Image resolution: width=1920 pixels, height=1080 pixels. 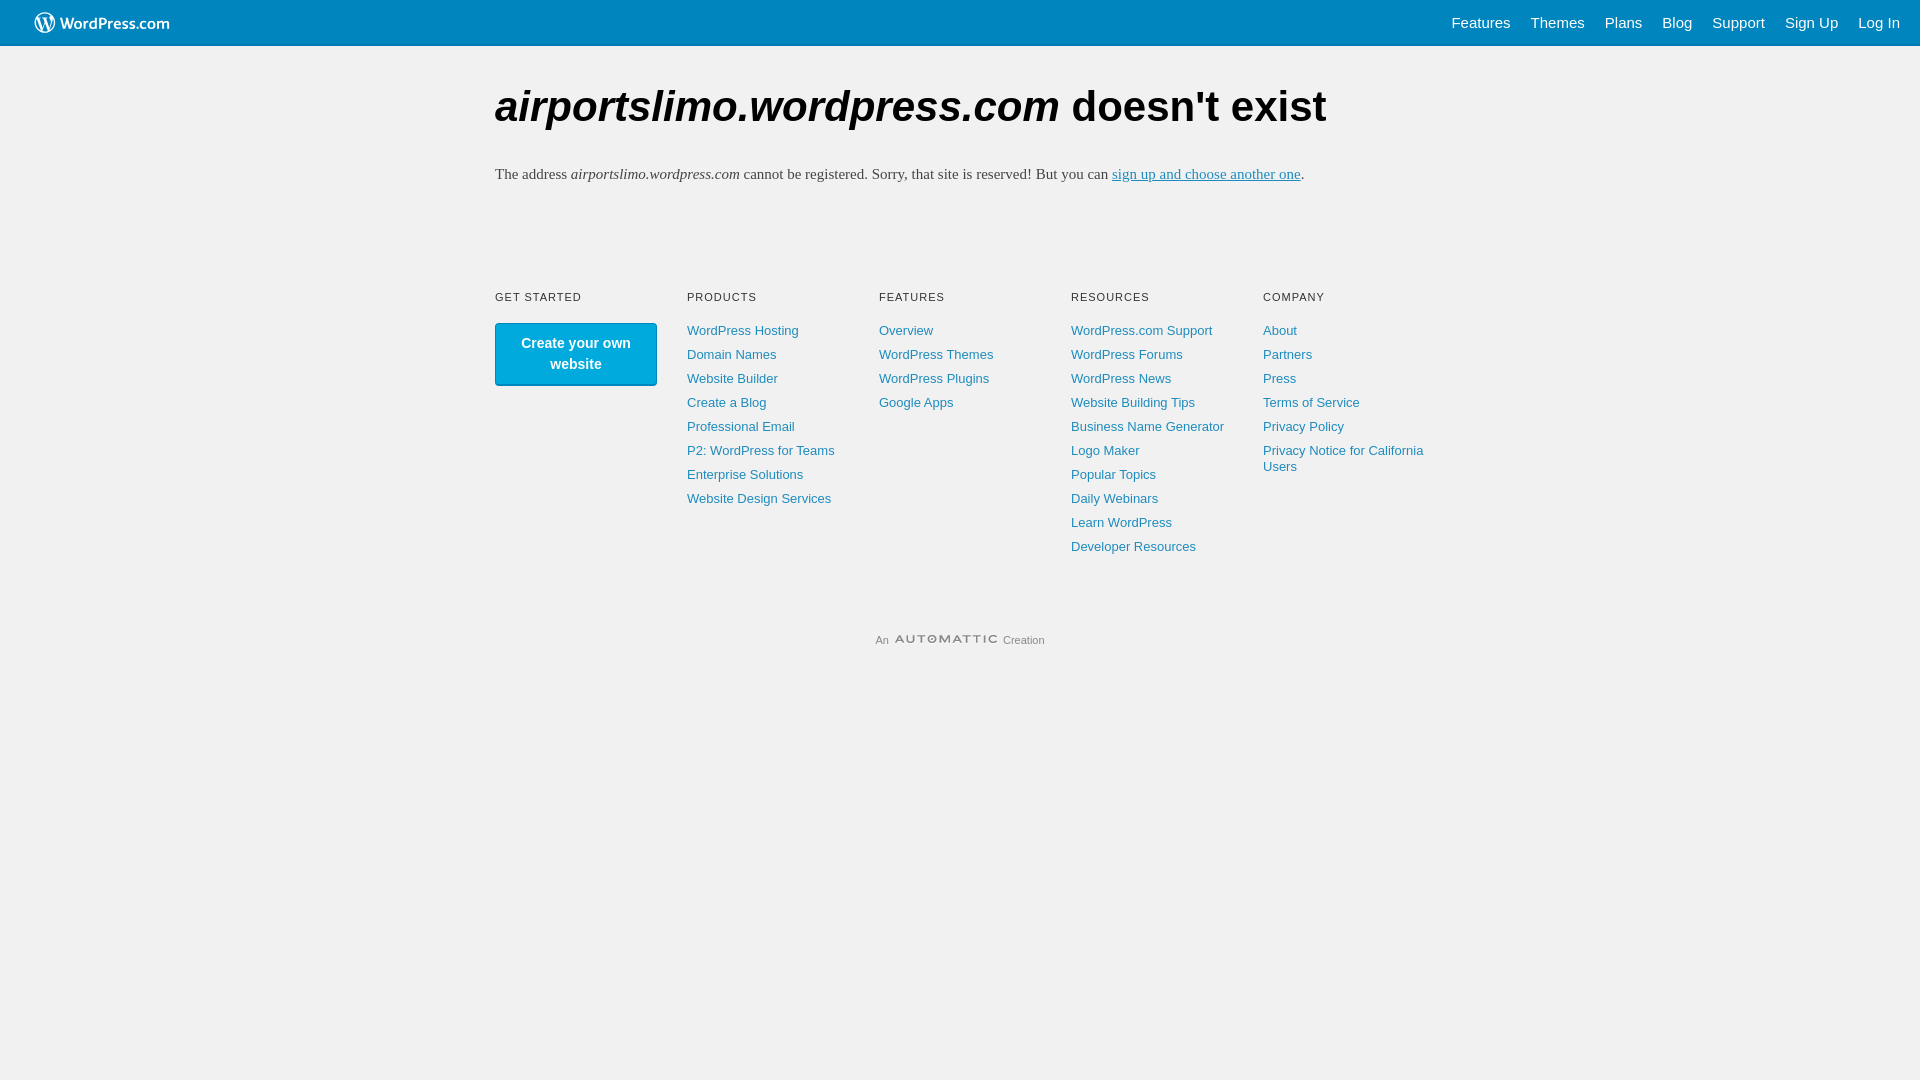 I want to click on 'Press', so click(x=1278, y=378).